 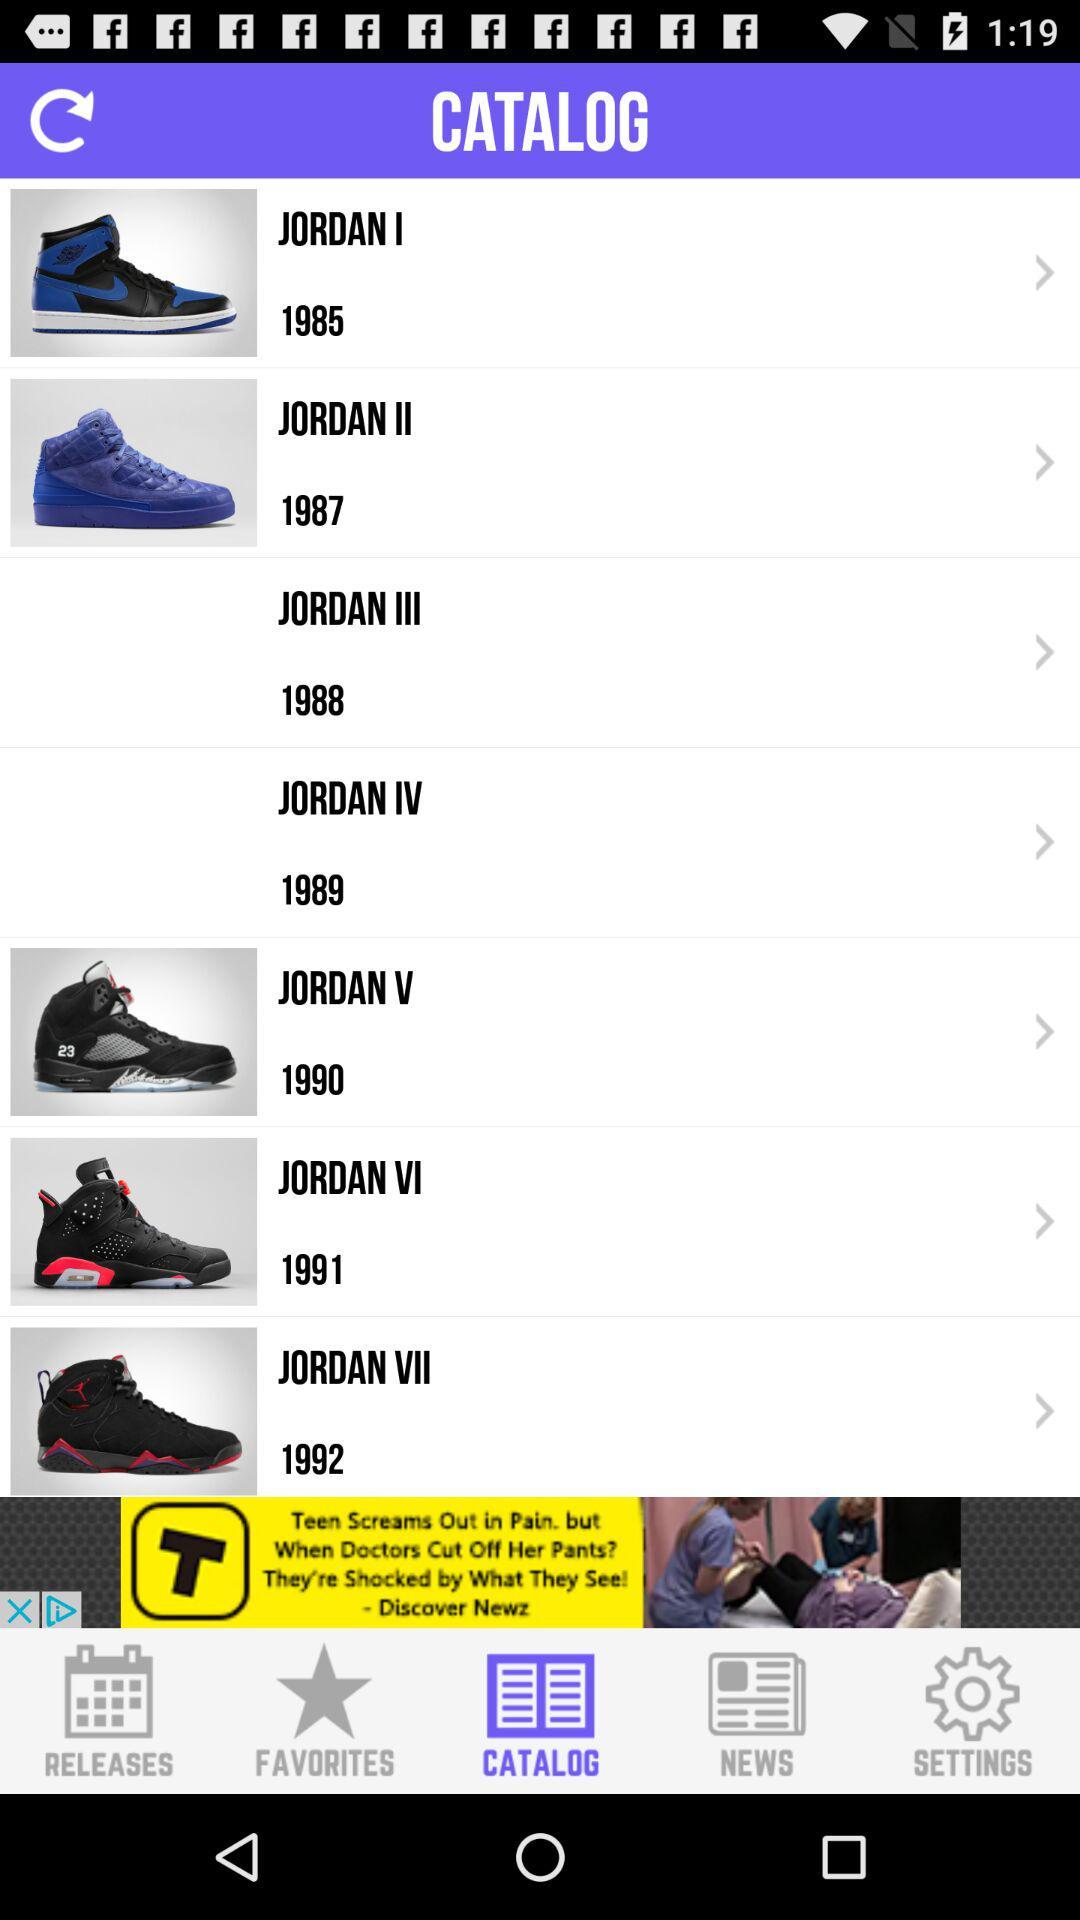 What do you see at coordinates (540, 1561) in the screenshot?
I see `advertisement` at bounding box center [540, 1561].